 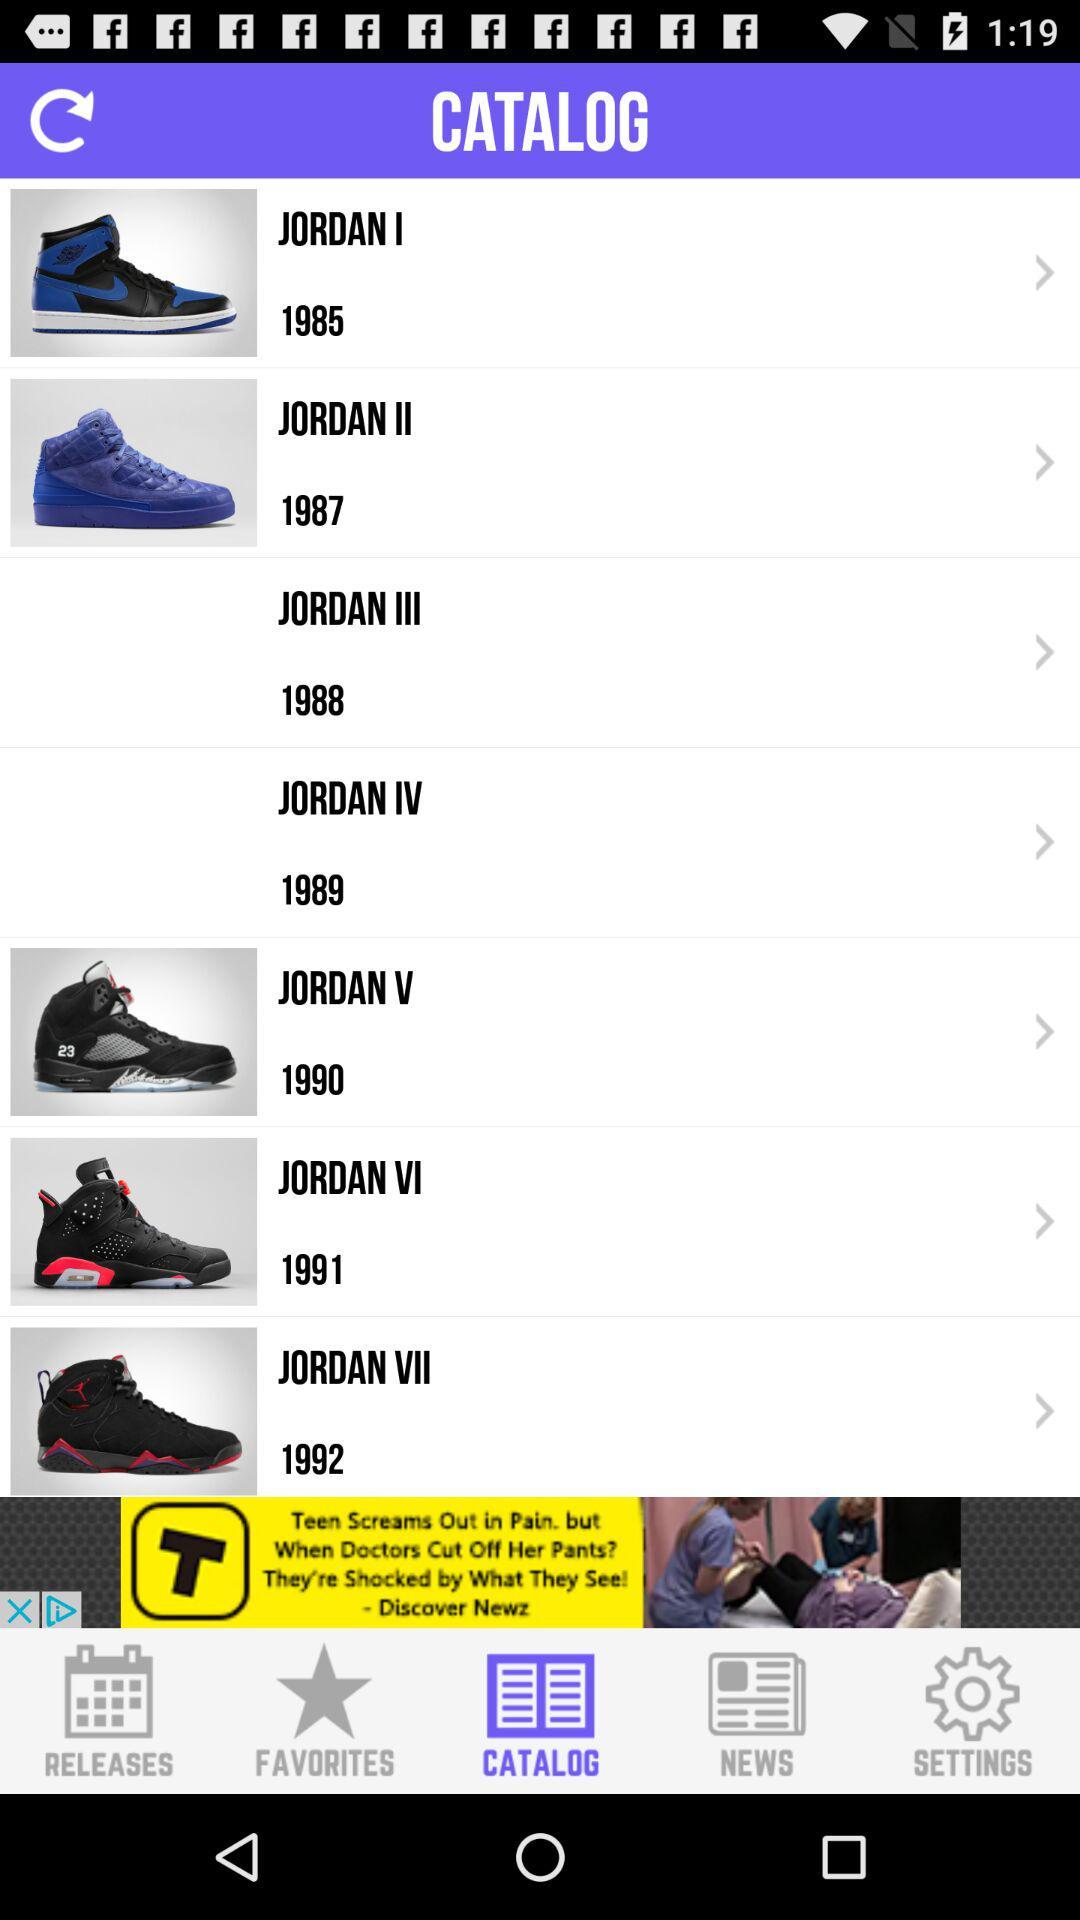 What do you see at coordinates (540, 1561) in the screenshot?
I see `advertisement` at bounding box center [540, 1561].